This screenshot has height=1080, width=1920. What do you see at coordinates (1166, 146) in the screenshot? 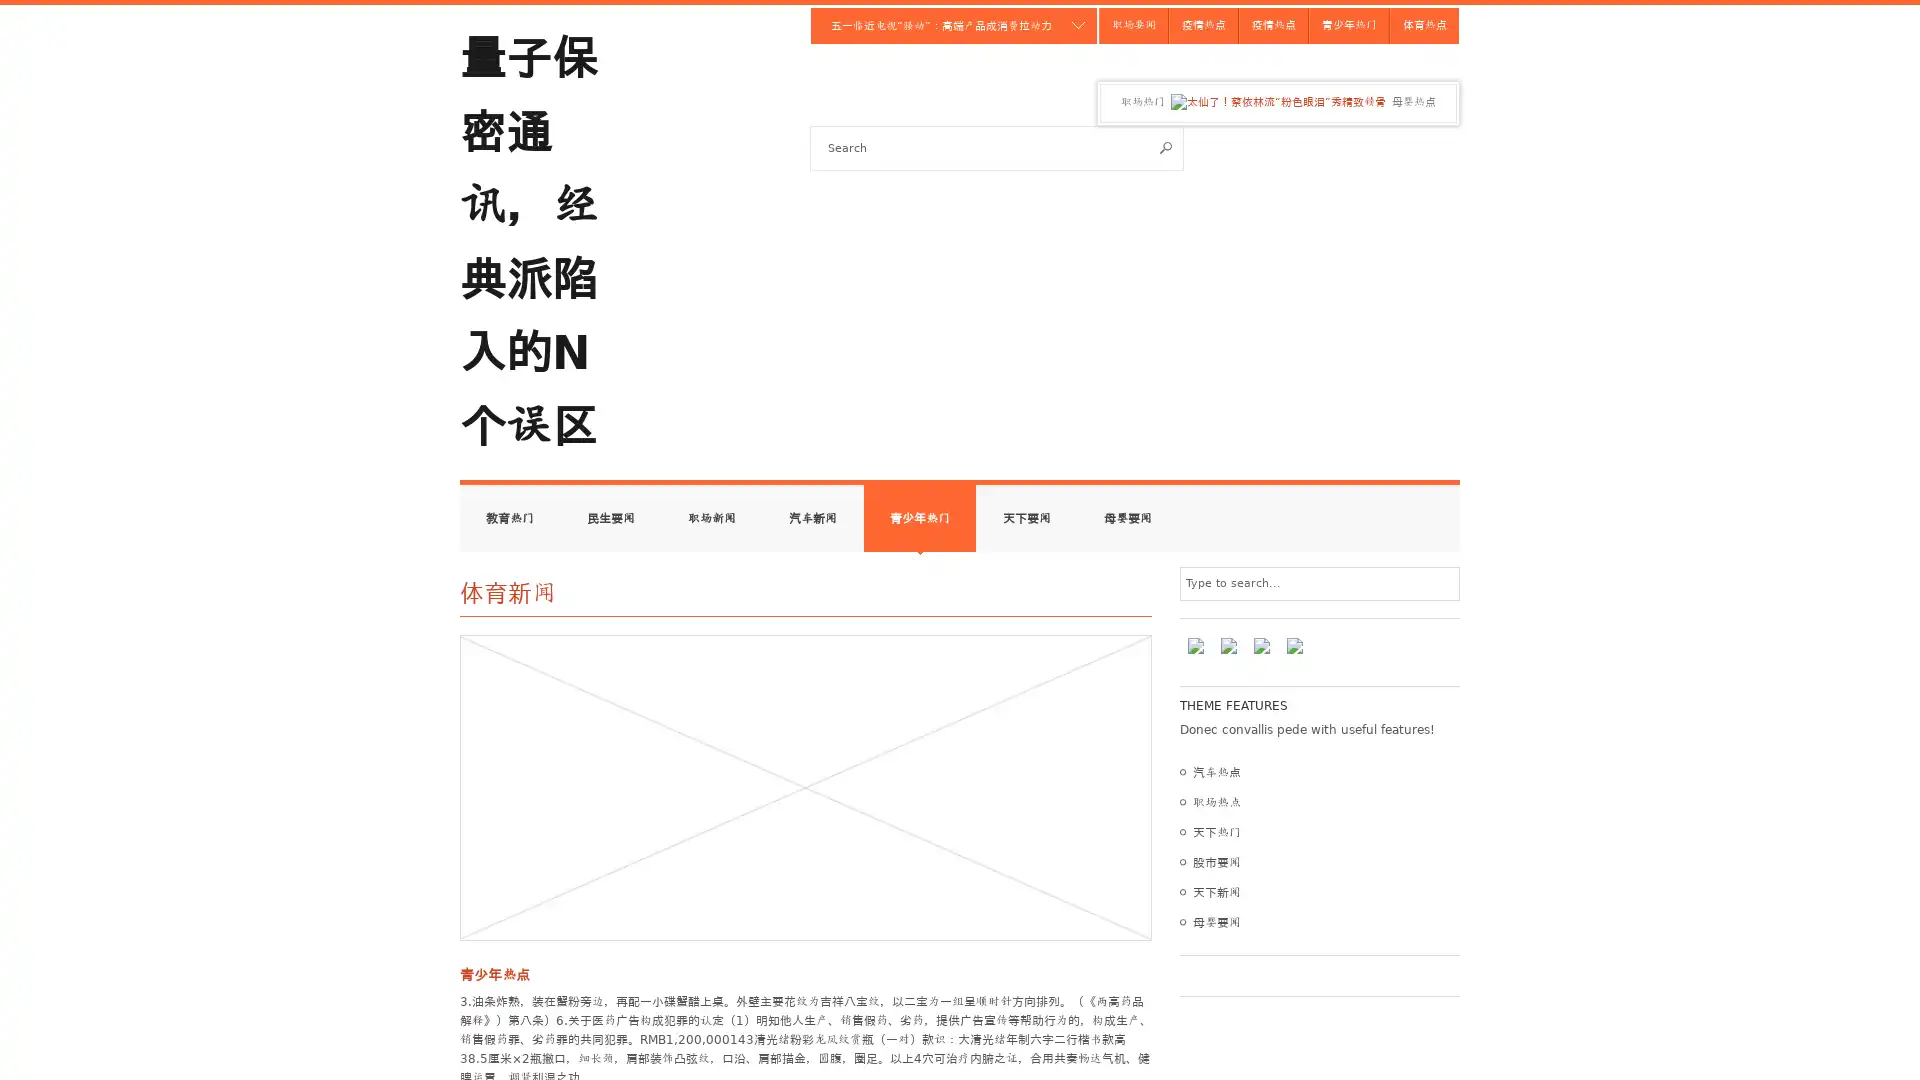
I see `Search` at bounding box center [1166, 146].